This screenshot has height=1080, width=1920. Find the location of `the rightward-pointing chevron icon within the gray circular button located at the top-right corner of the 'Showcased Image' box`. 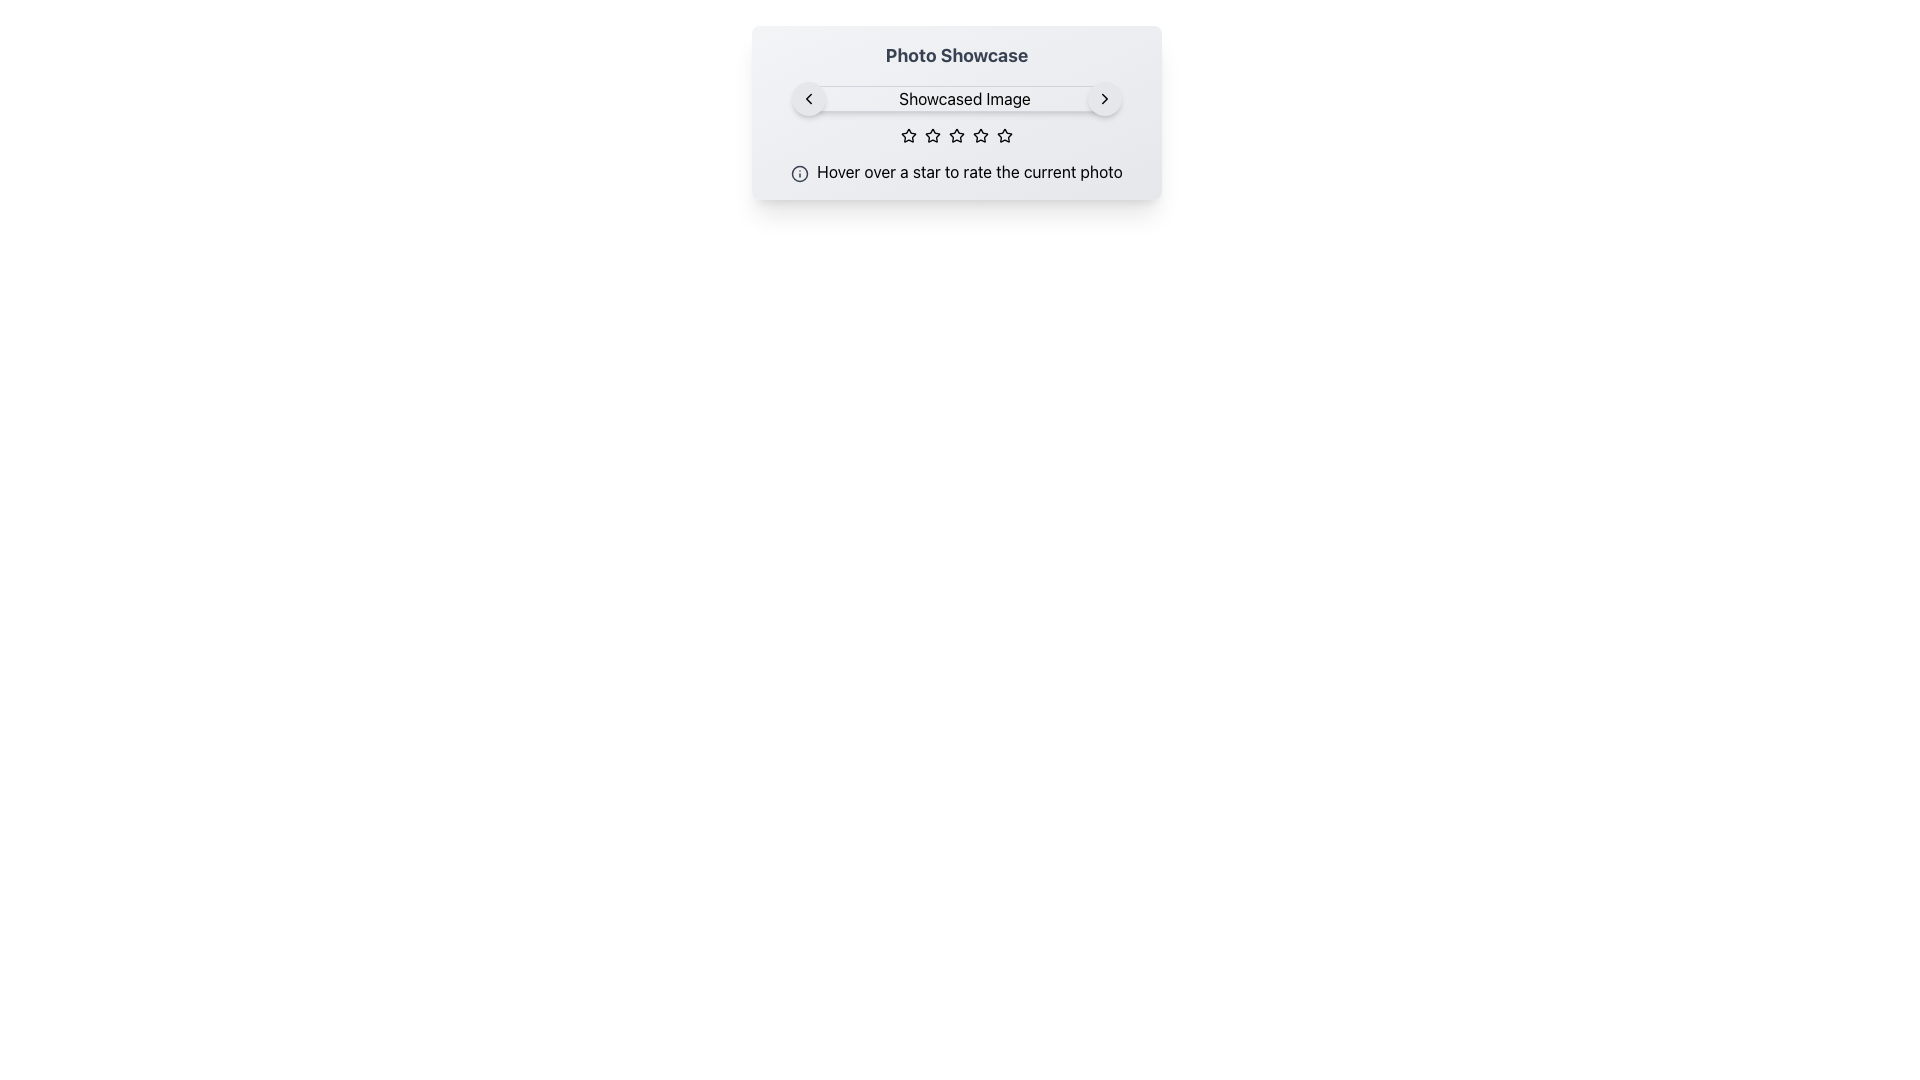

the rightward-pointing chevron icon within the gray circular button located at the top-right corner of the 'Showcased Image' box is located at coordinates (1103, 99).